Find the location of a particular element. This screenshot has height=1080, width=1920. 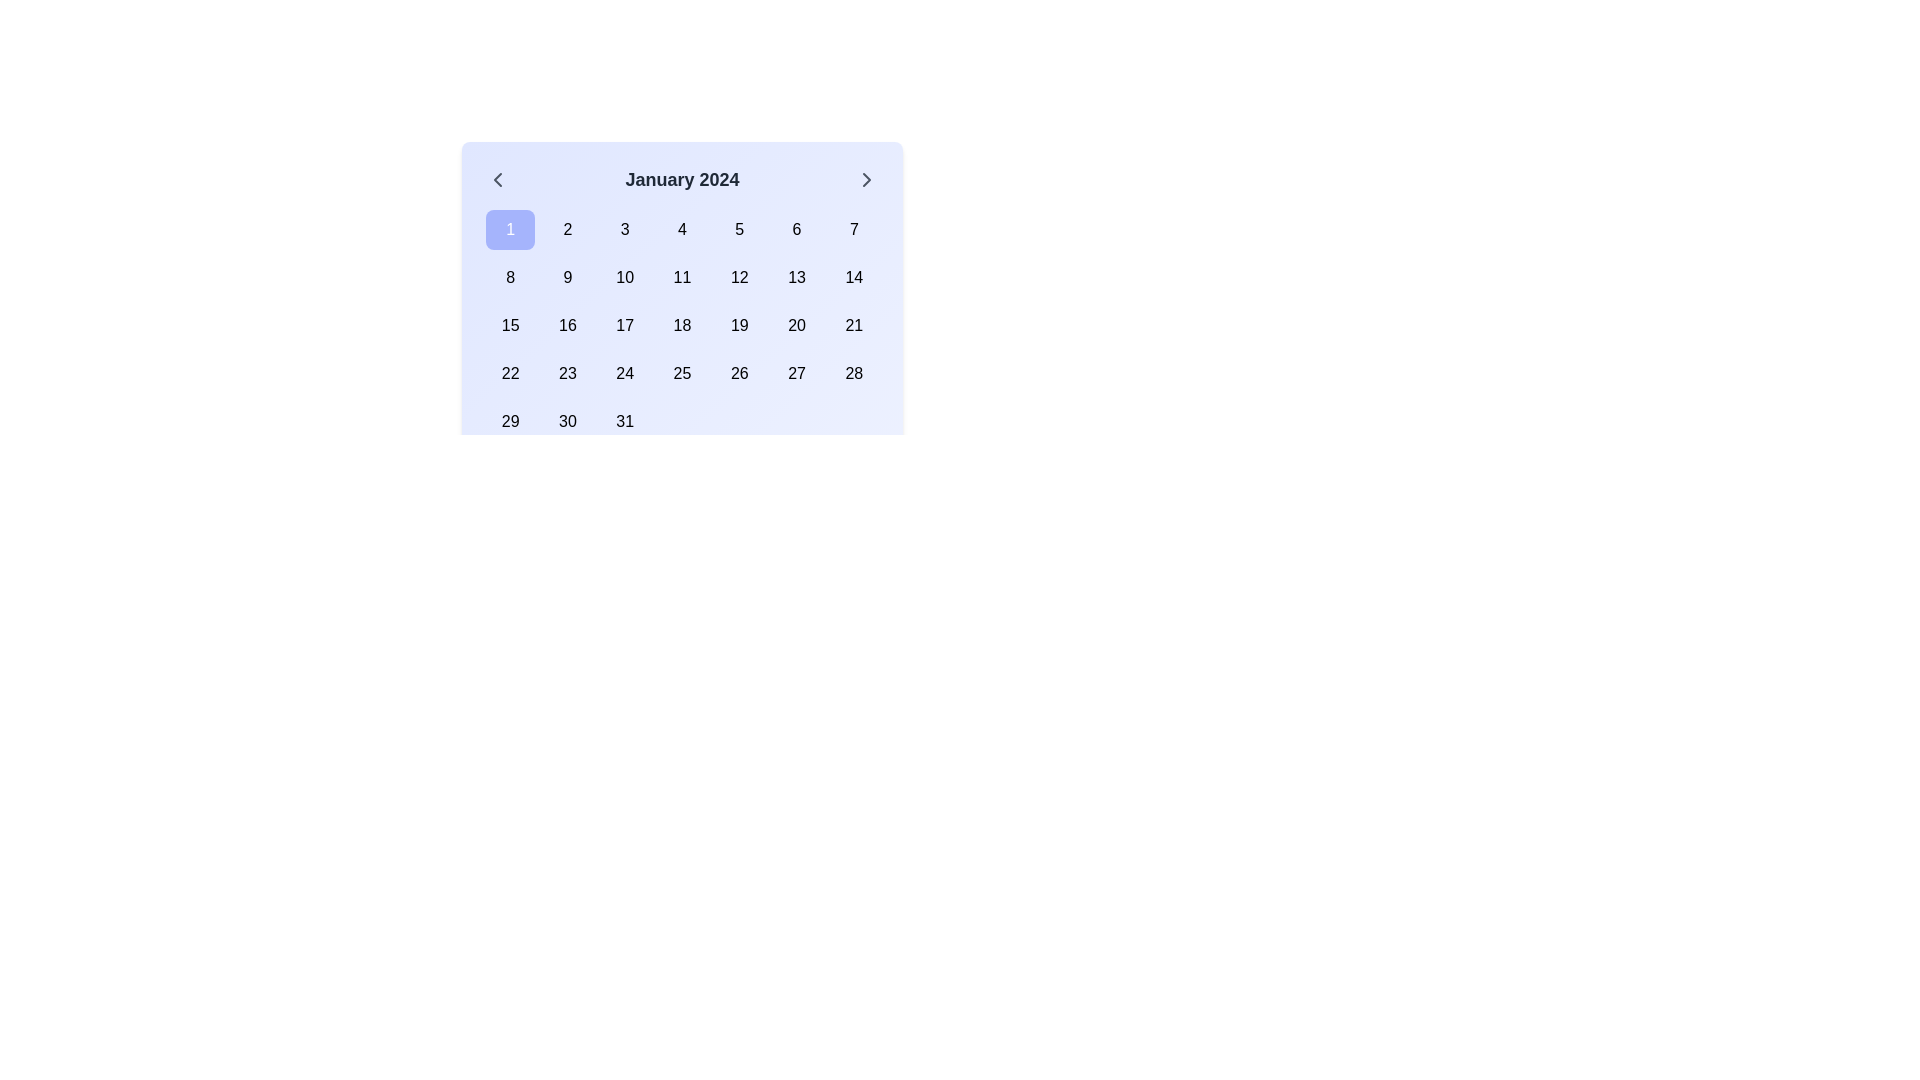

the rounded rectangular button displaying the number '31' is located at coordinates (623, 420).